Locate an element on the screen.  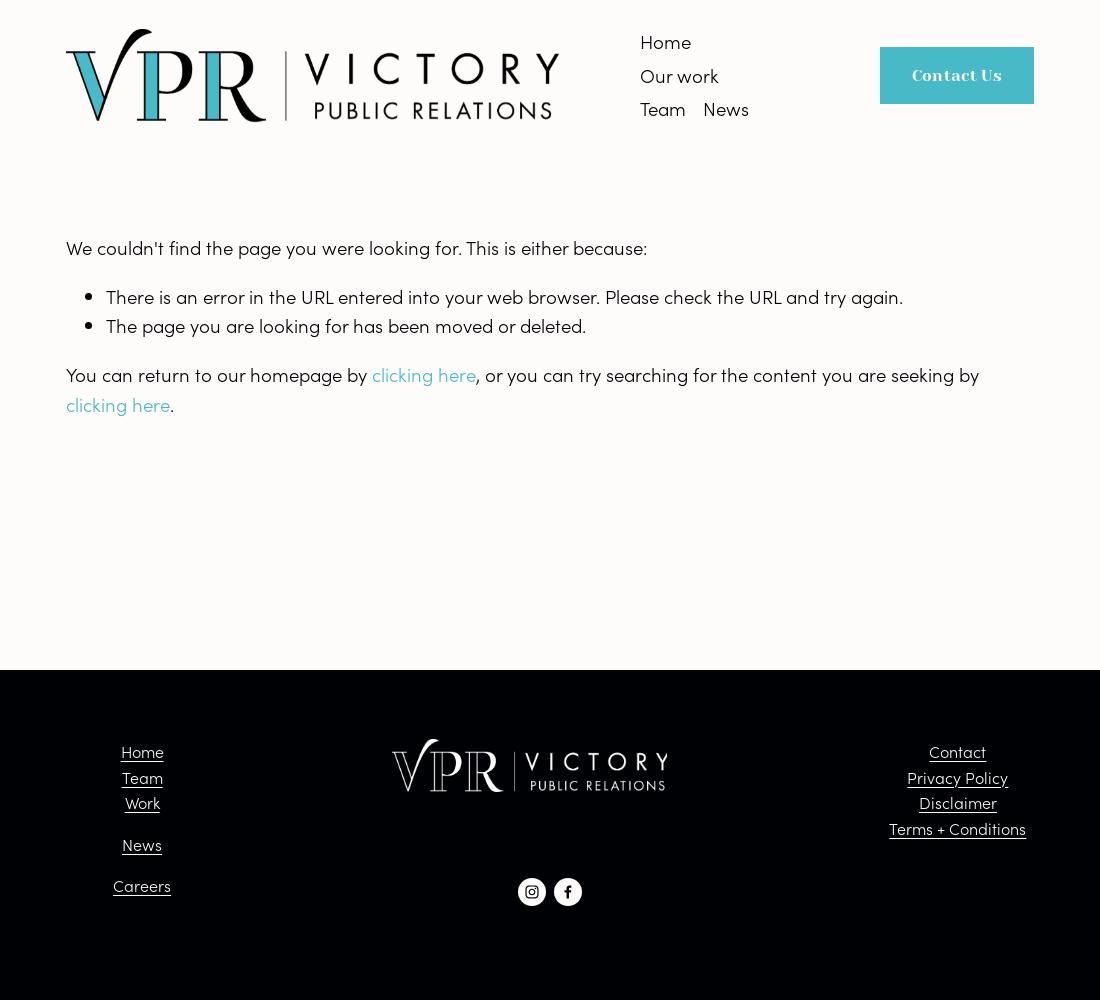
'Careers' is located at coordinates (141, 885).